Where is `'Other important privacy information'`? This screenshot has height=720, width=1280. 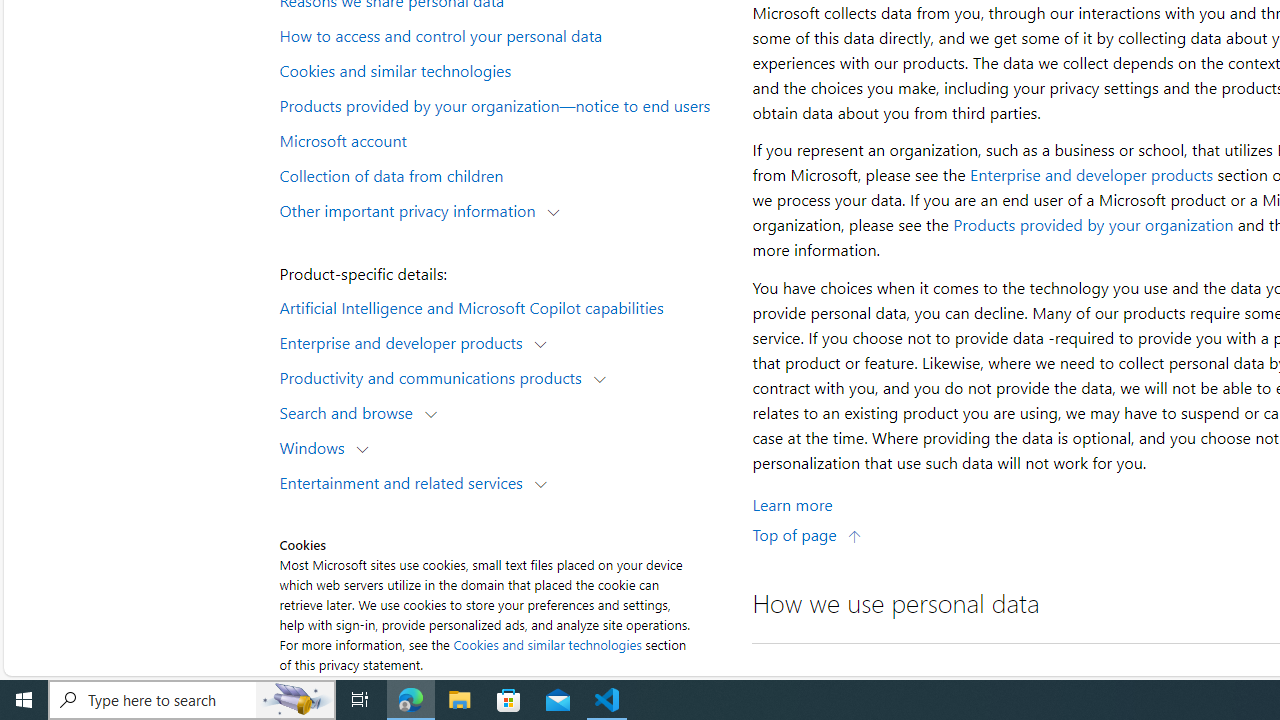 'Other important privacy information' is located at coordinates (411, 209).